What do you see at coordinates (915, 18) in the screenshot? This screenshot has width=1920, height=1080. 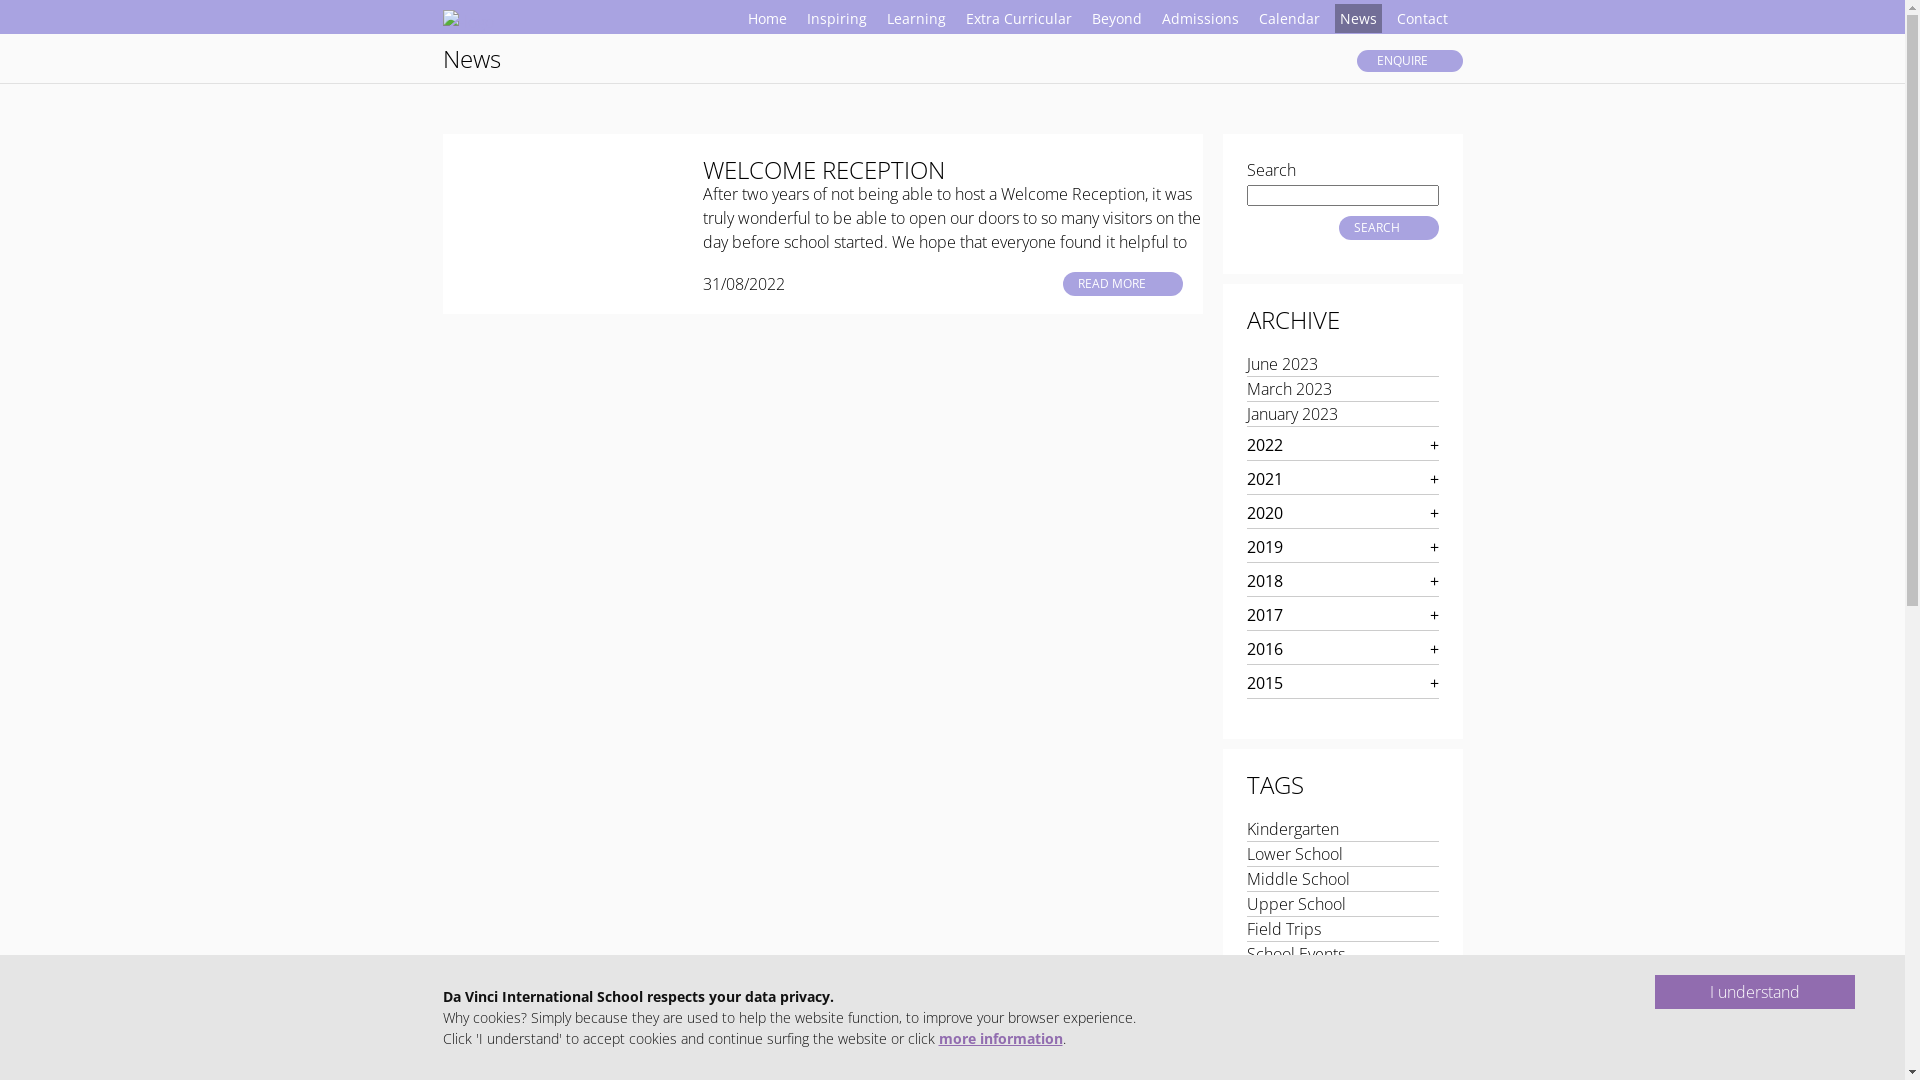 I see `'Learning'` at bounding box center [915, 18].